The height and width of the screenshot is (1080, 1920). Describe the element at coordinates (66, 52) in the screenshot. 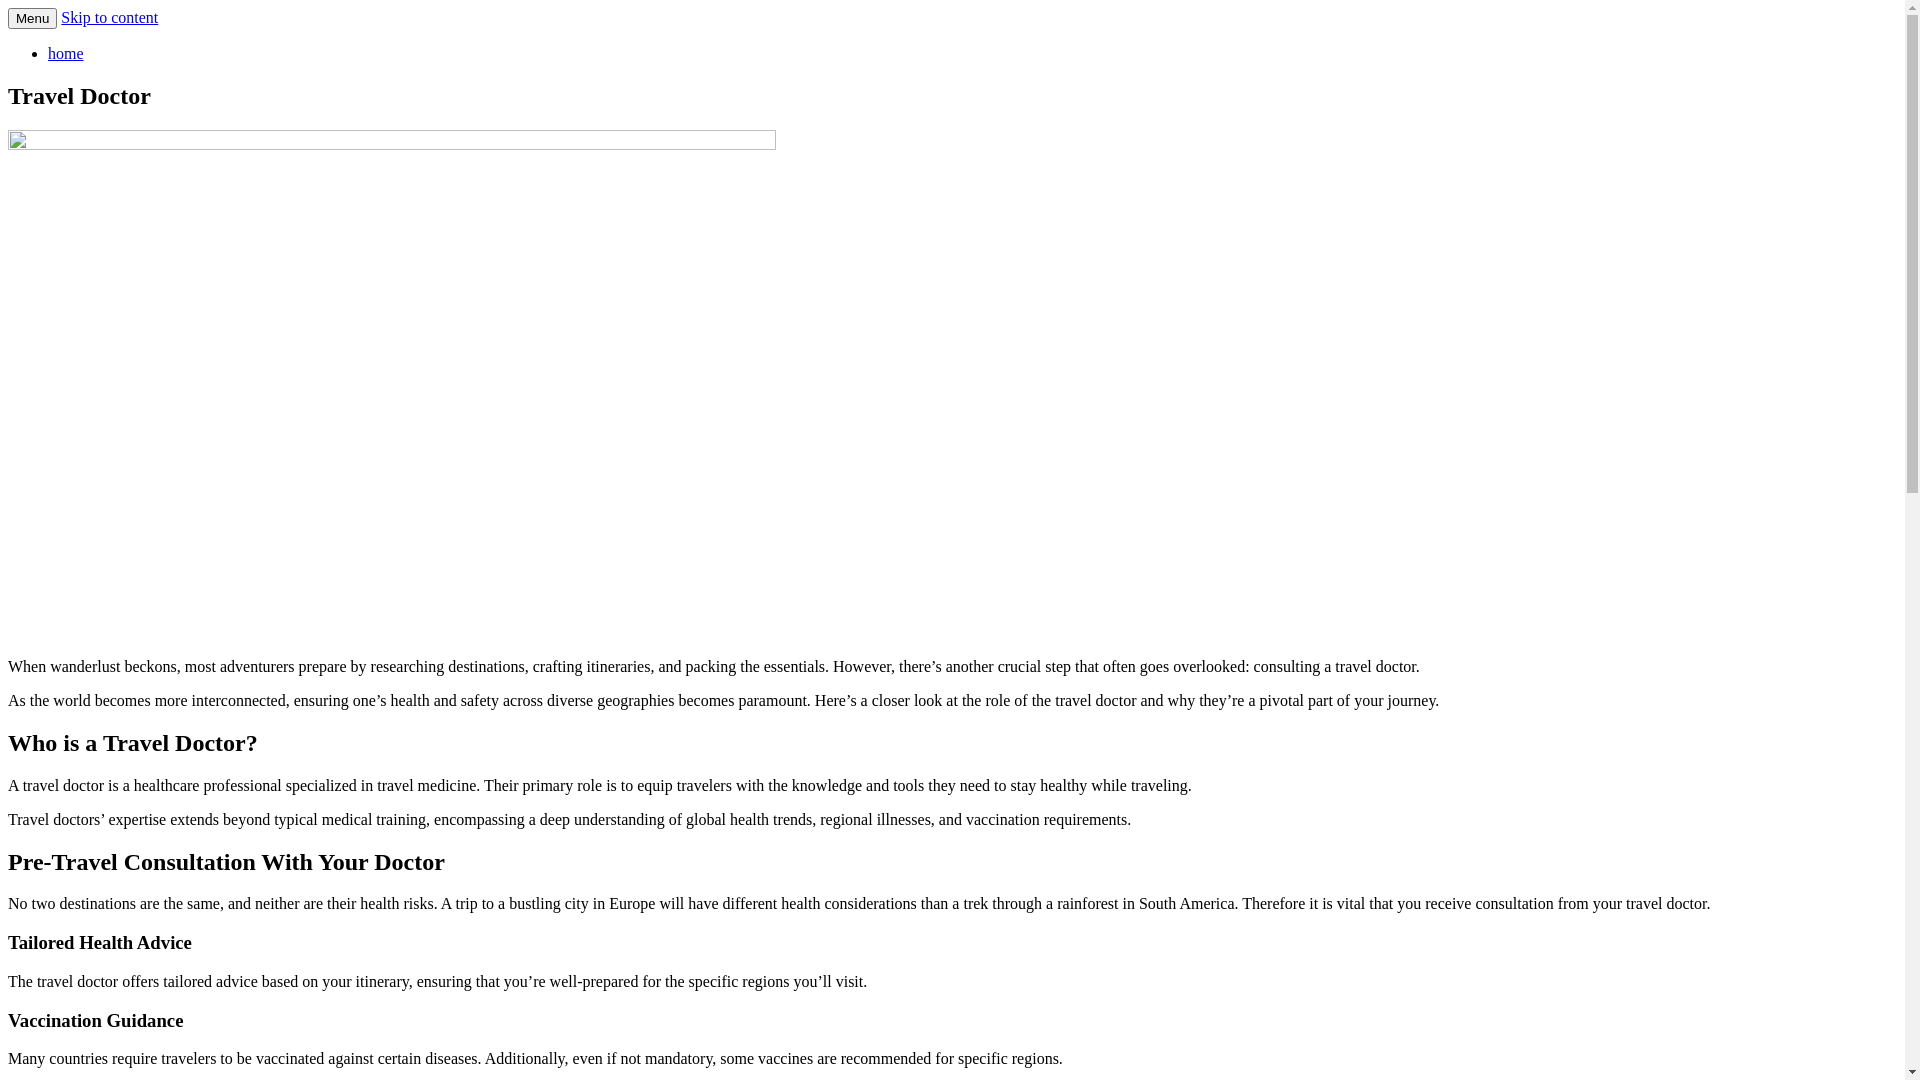

I see `'home'` at that location.